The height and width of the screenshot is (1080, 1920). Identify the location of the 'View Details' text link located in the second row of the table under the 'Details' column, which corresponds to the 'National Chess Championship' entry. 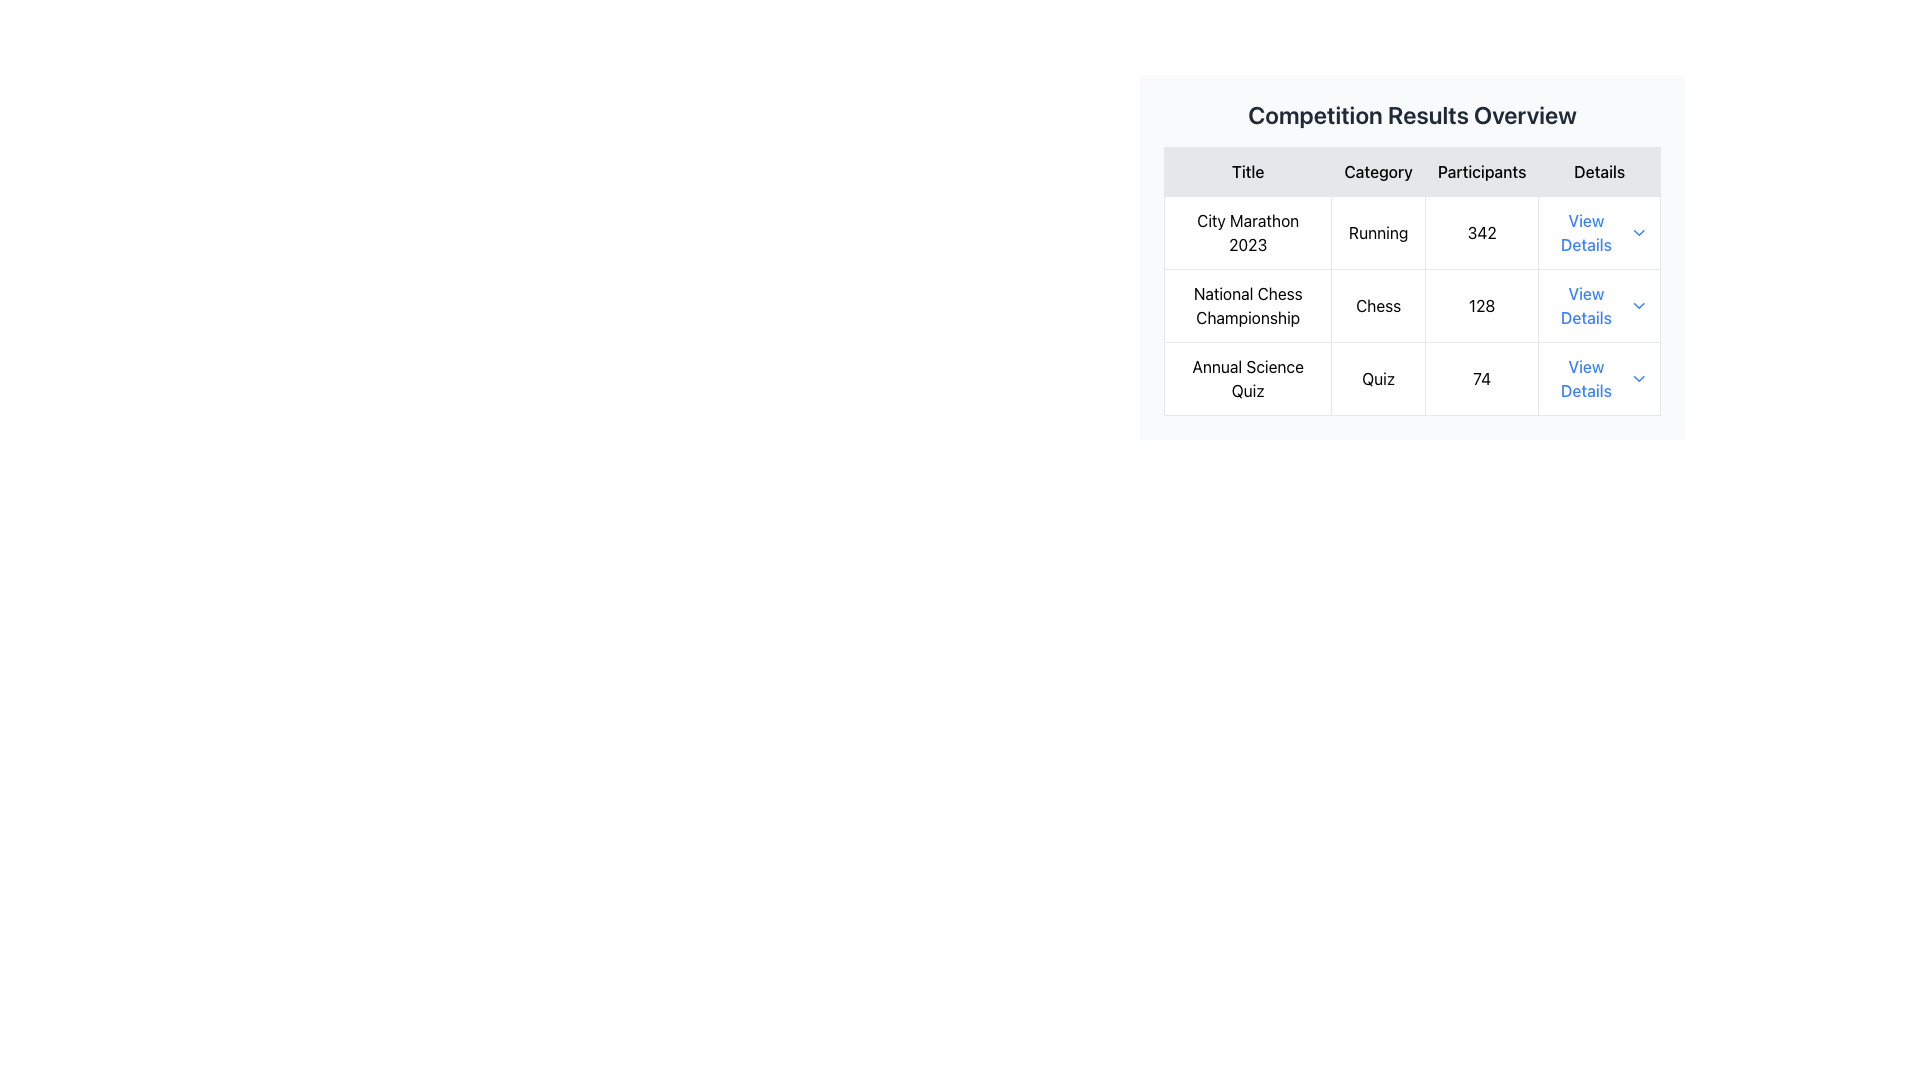
(1585, 305).